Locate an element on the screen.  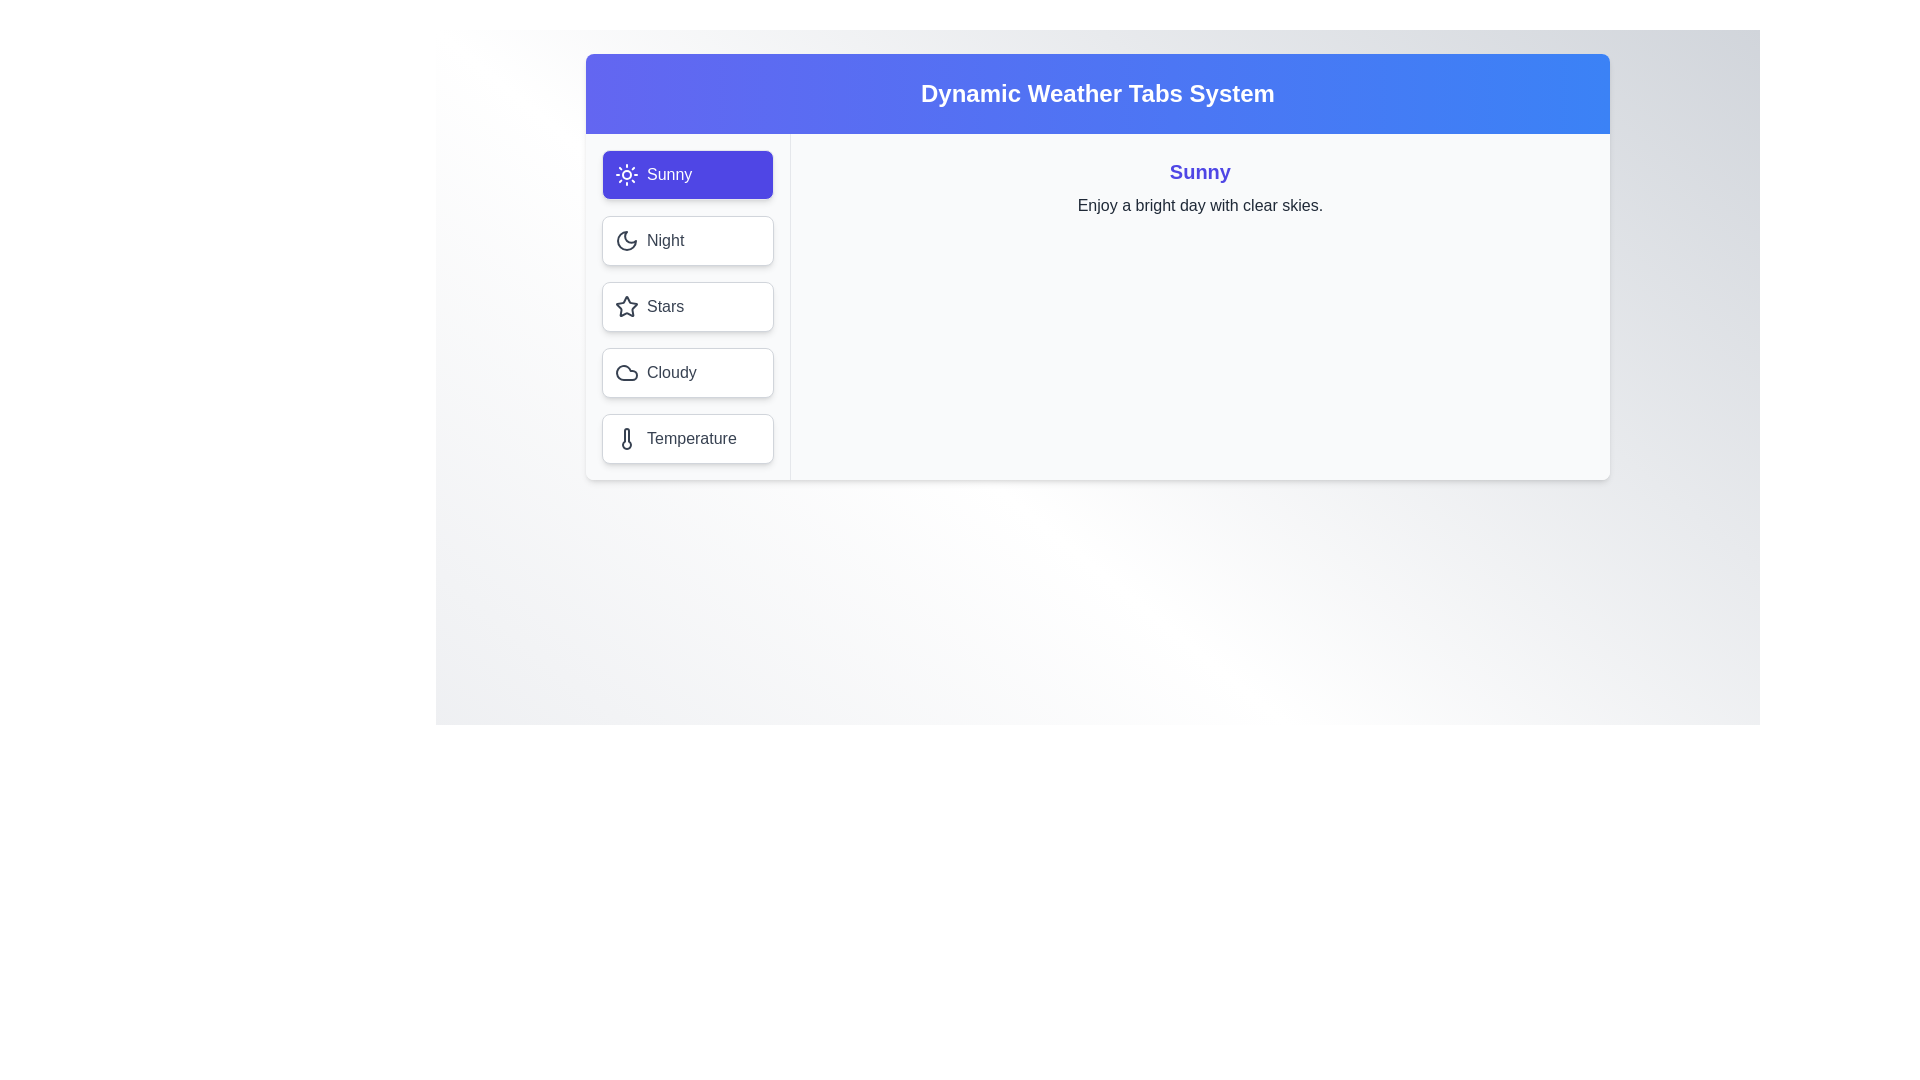
the Stars tab is located at coordinates (687, 307).